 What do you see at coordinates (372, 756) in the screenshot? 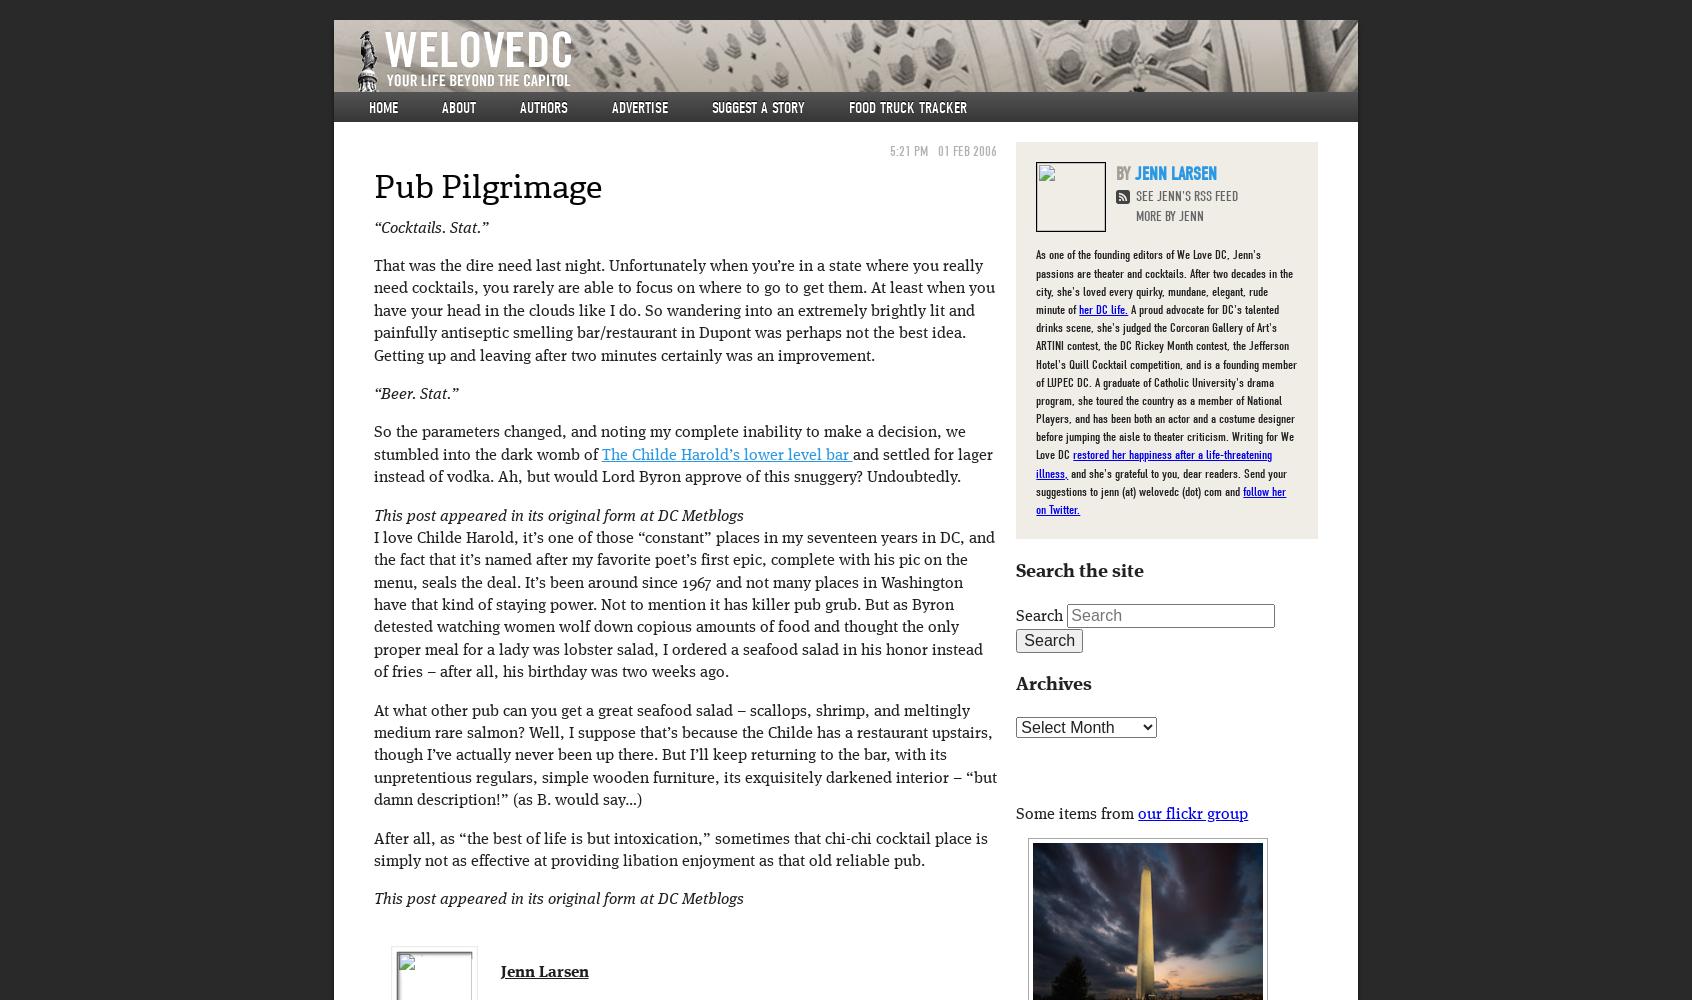
I see `'At what other pub can you get a great seafood salad – scallops, shrimp, and meltingly medium rare salmon? Well, I suppose that’s because the Childe has a restaurant upstairs, though I’ve actually never been up there. But I’ll keep returning to the bar, with its unpretentious regulars, simple wooden furniture, its exquisitely darkened interior – “but damn description!” (as B. would say…)'` at bounding box center [372, 756].